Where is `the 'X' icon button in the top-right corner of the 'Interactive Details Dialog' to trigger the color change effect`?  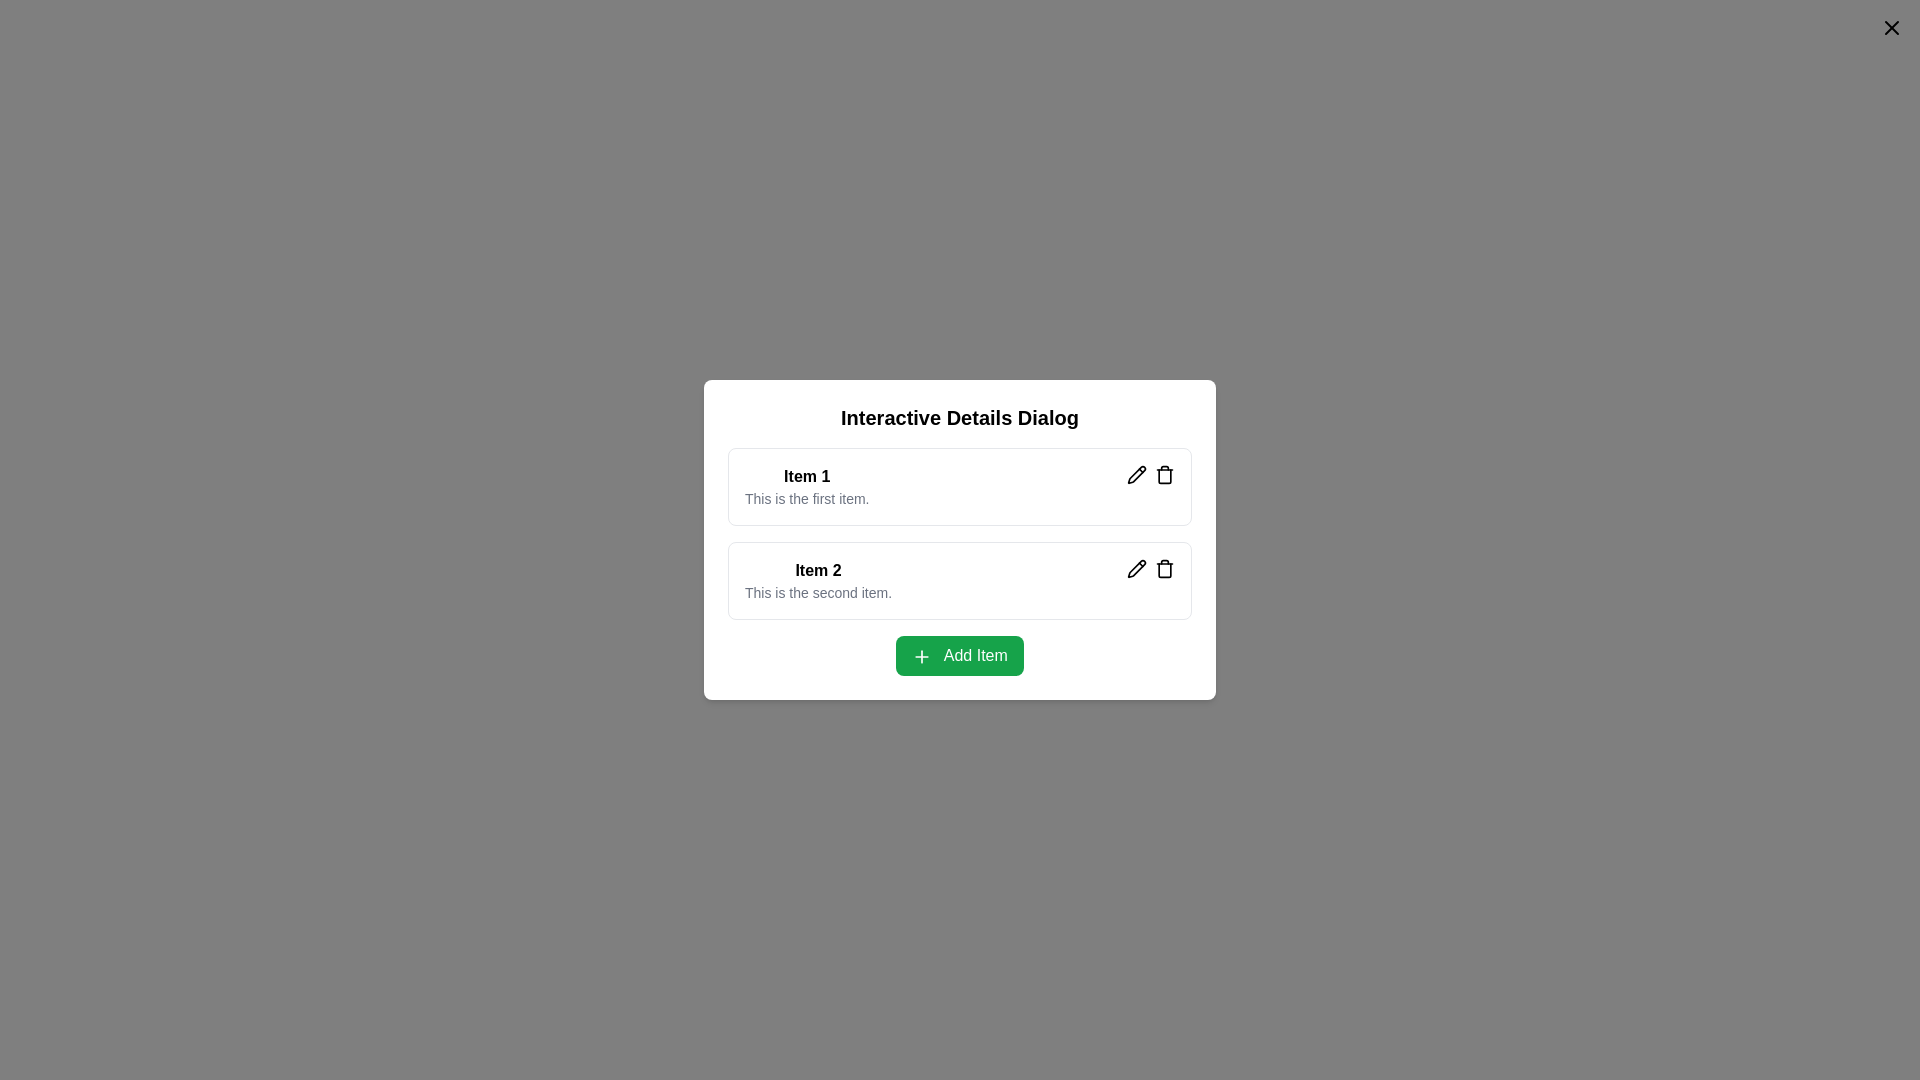 the 'X' icon button in the top-right corner of the 'Interactive Details Dialog' to trigger the color change effect is located at coordinates (1890, 27).